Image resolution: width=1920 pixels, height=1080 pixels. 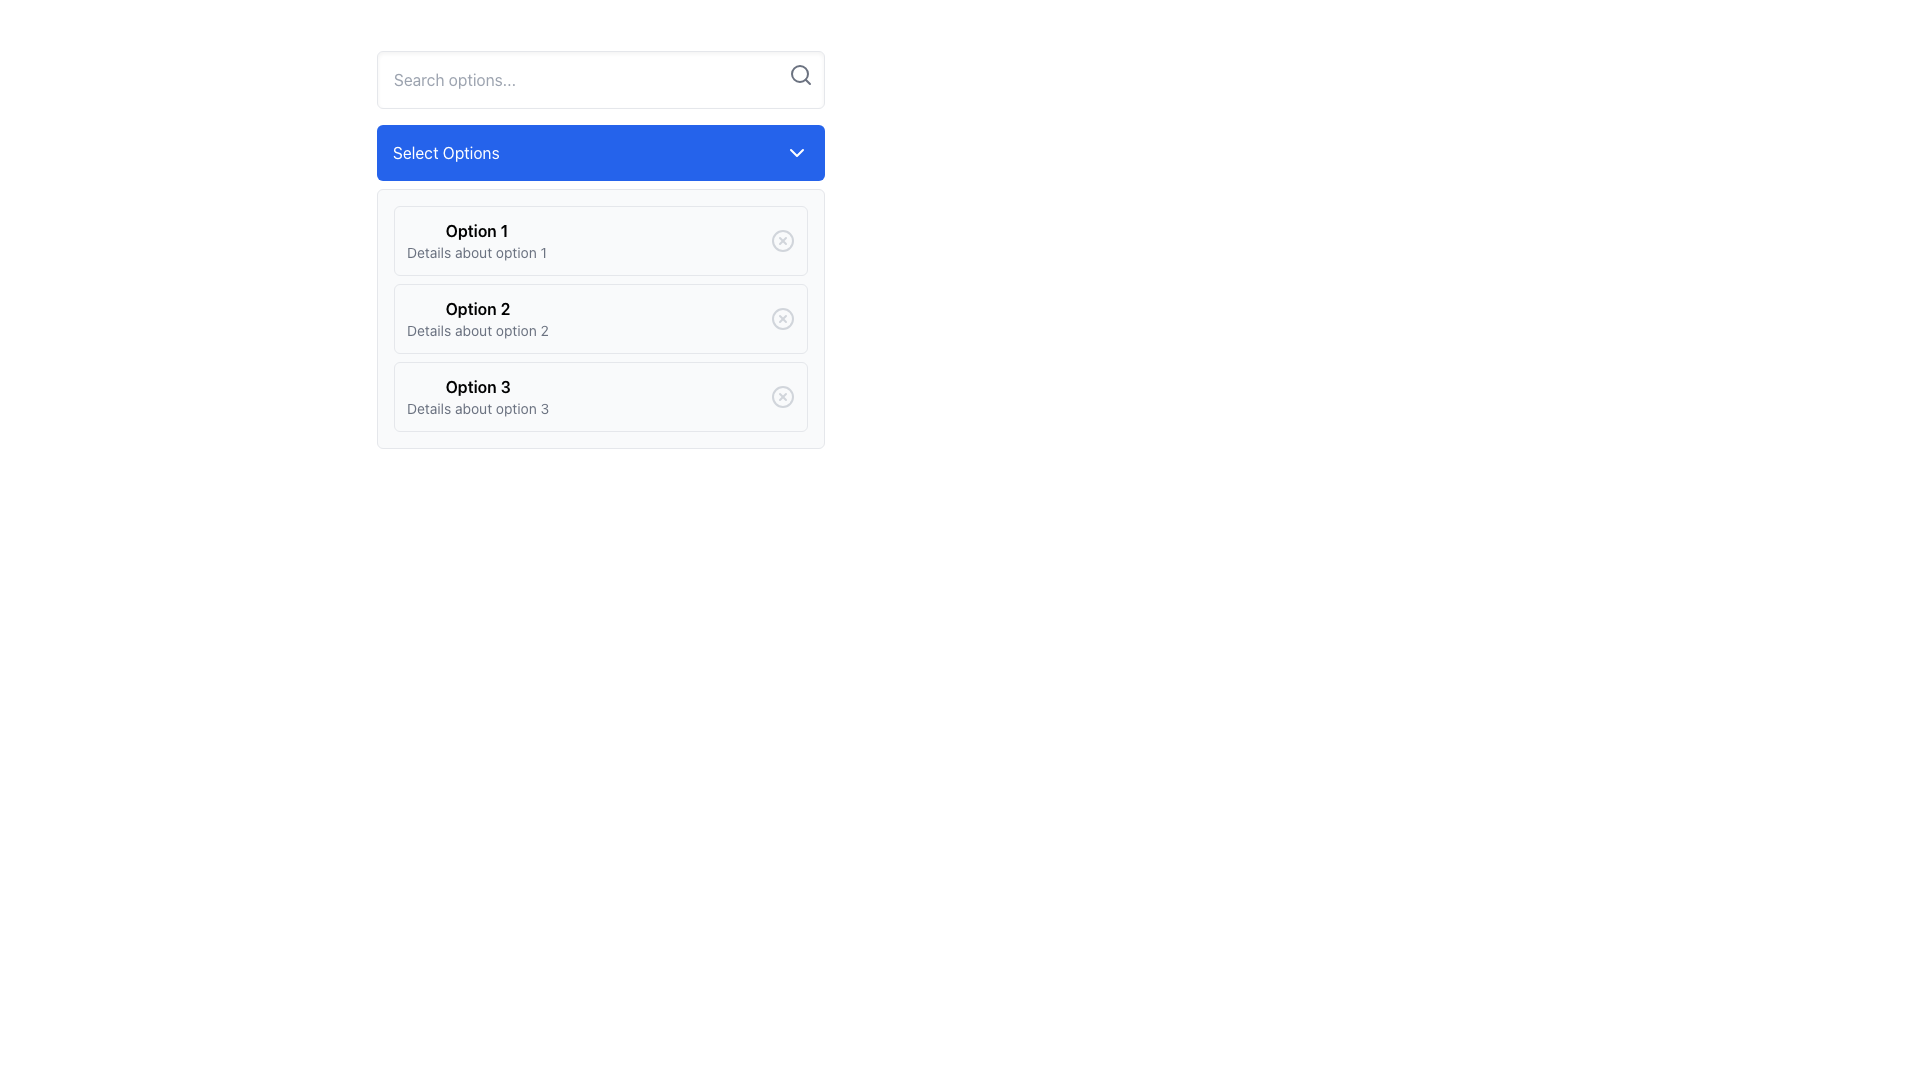 I want to click on the second list item in the 'Select Options' dropdown, which displays 'Option 2' in bold and 'Details about option 2' in smaller gray font, so click(x=476, y=318).